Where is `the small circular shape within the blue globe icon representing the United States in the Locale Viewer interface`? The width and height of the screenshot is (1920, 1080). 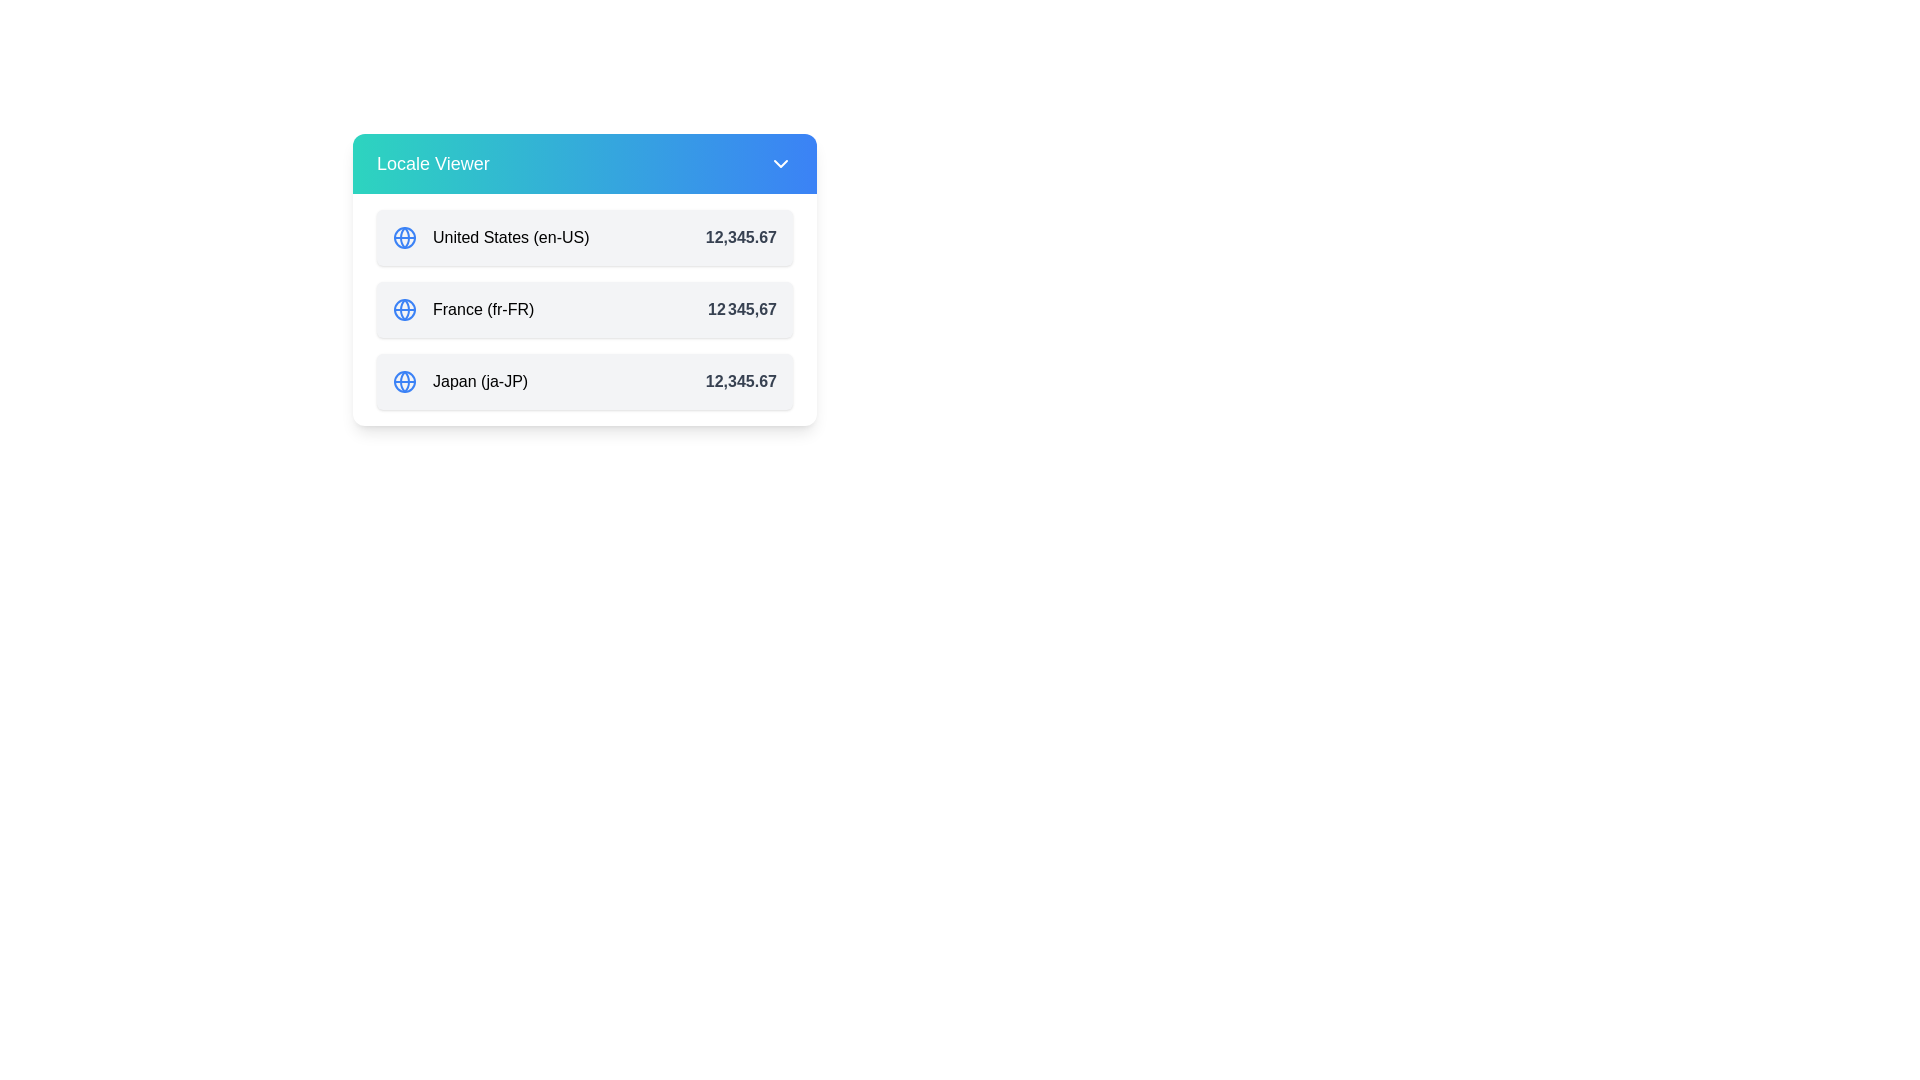 the small circular shape within the blue globe icon representing the United States in the Locale Viewer interface is located at coordinates (403, 237).